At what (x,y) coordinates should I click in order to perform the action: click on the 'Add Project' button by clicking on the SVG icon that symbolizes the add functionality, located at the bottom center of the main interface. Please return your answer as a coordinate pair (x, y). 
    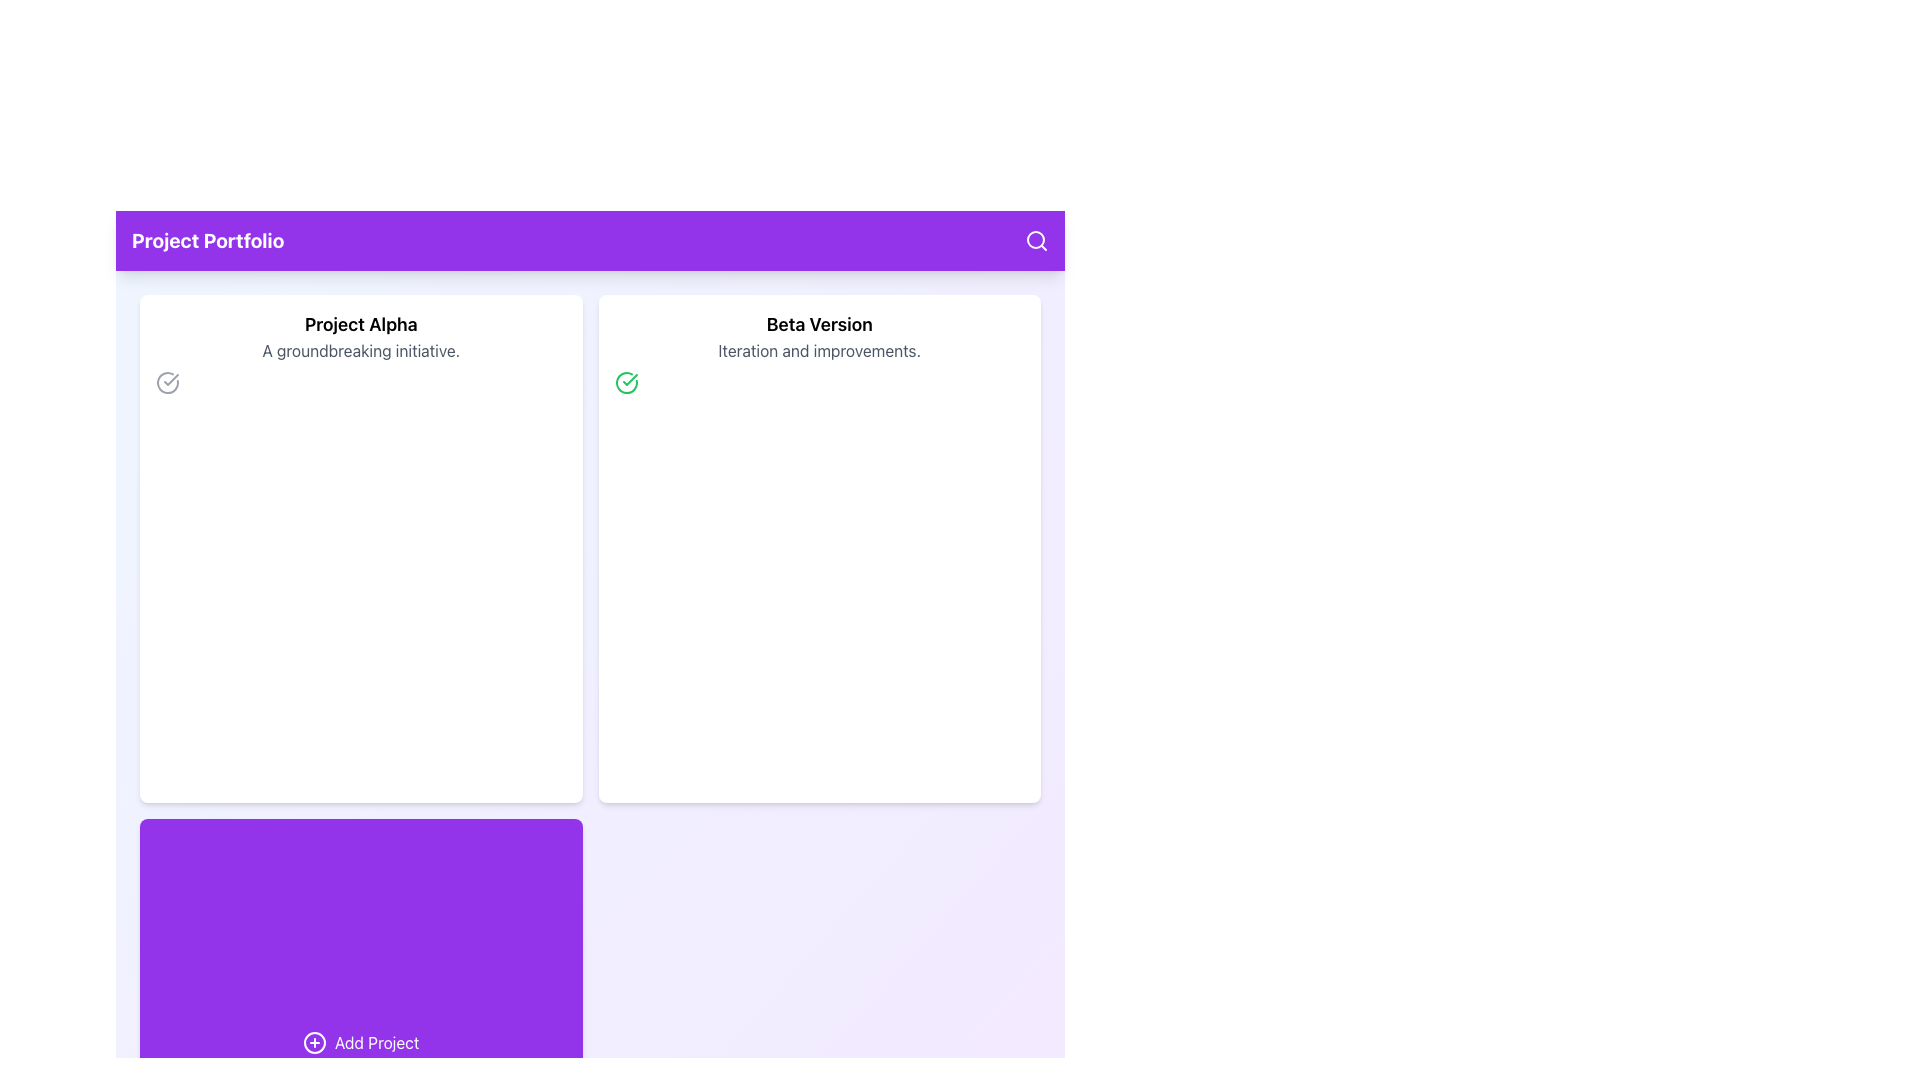
    Looking at the image, I should click on (314, 1041).